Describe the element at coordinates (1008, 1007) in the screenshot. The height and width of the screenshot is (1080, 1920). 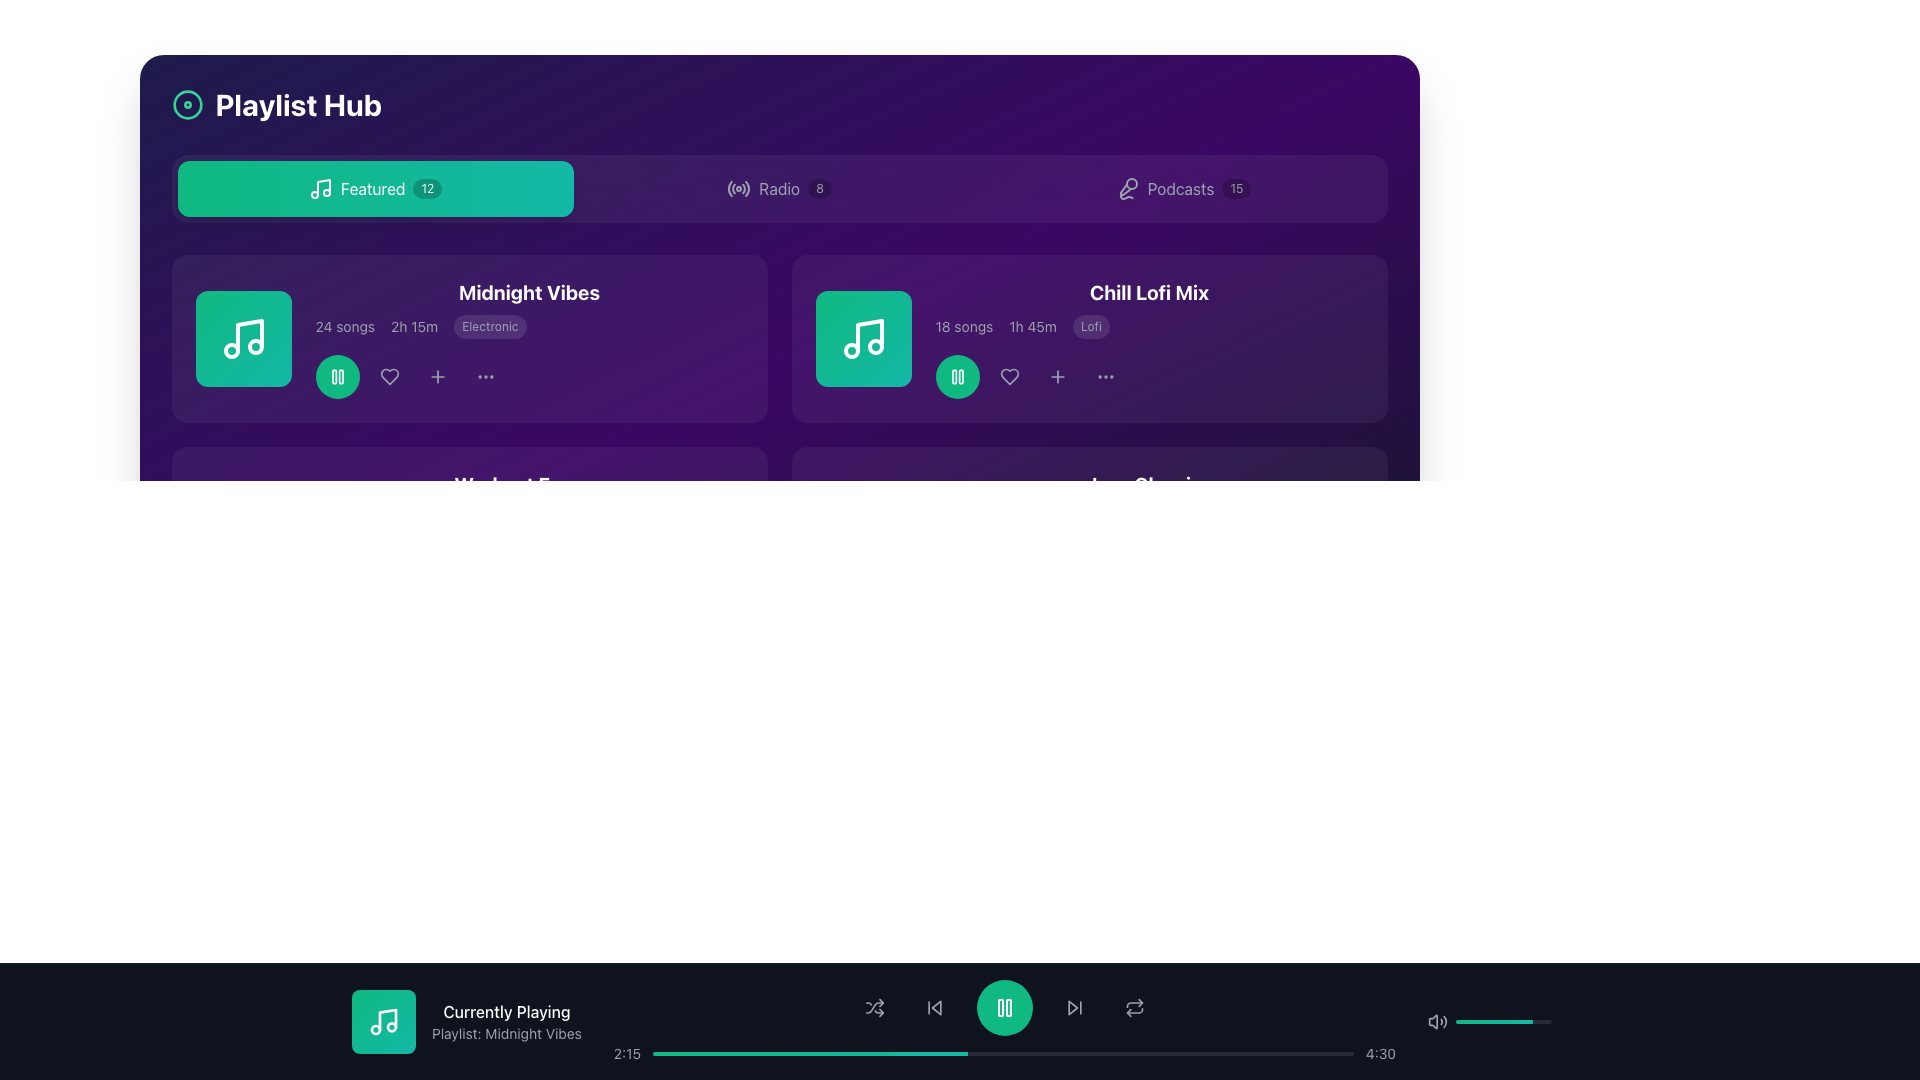
I see `the second vertical bar of the pause icon located within the circular play/pause button at the center of the bottom navigation bar to potentially view hints` at that location.